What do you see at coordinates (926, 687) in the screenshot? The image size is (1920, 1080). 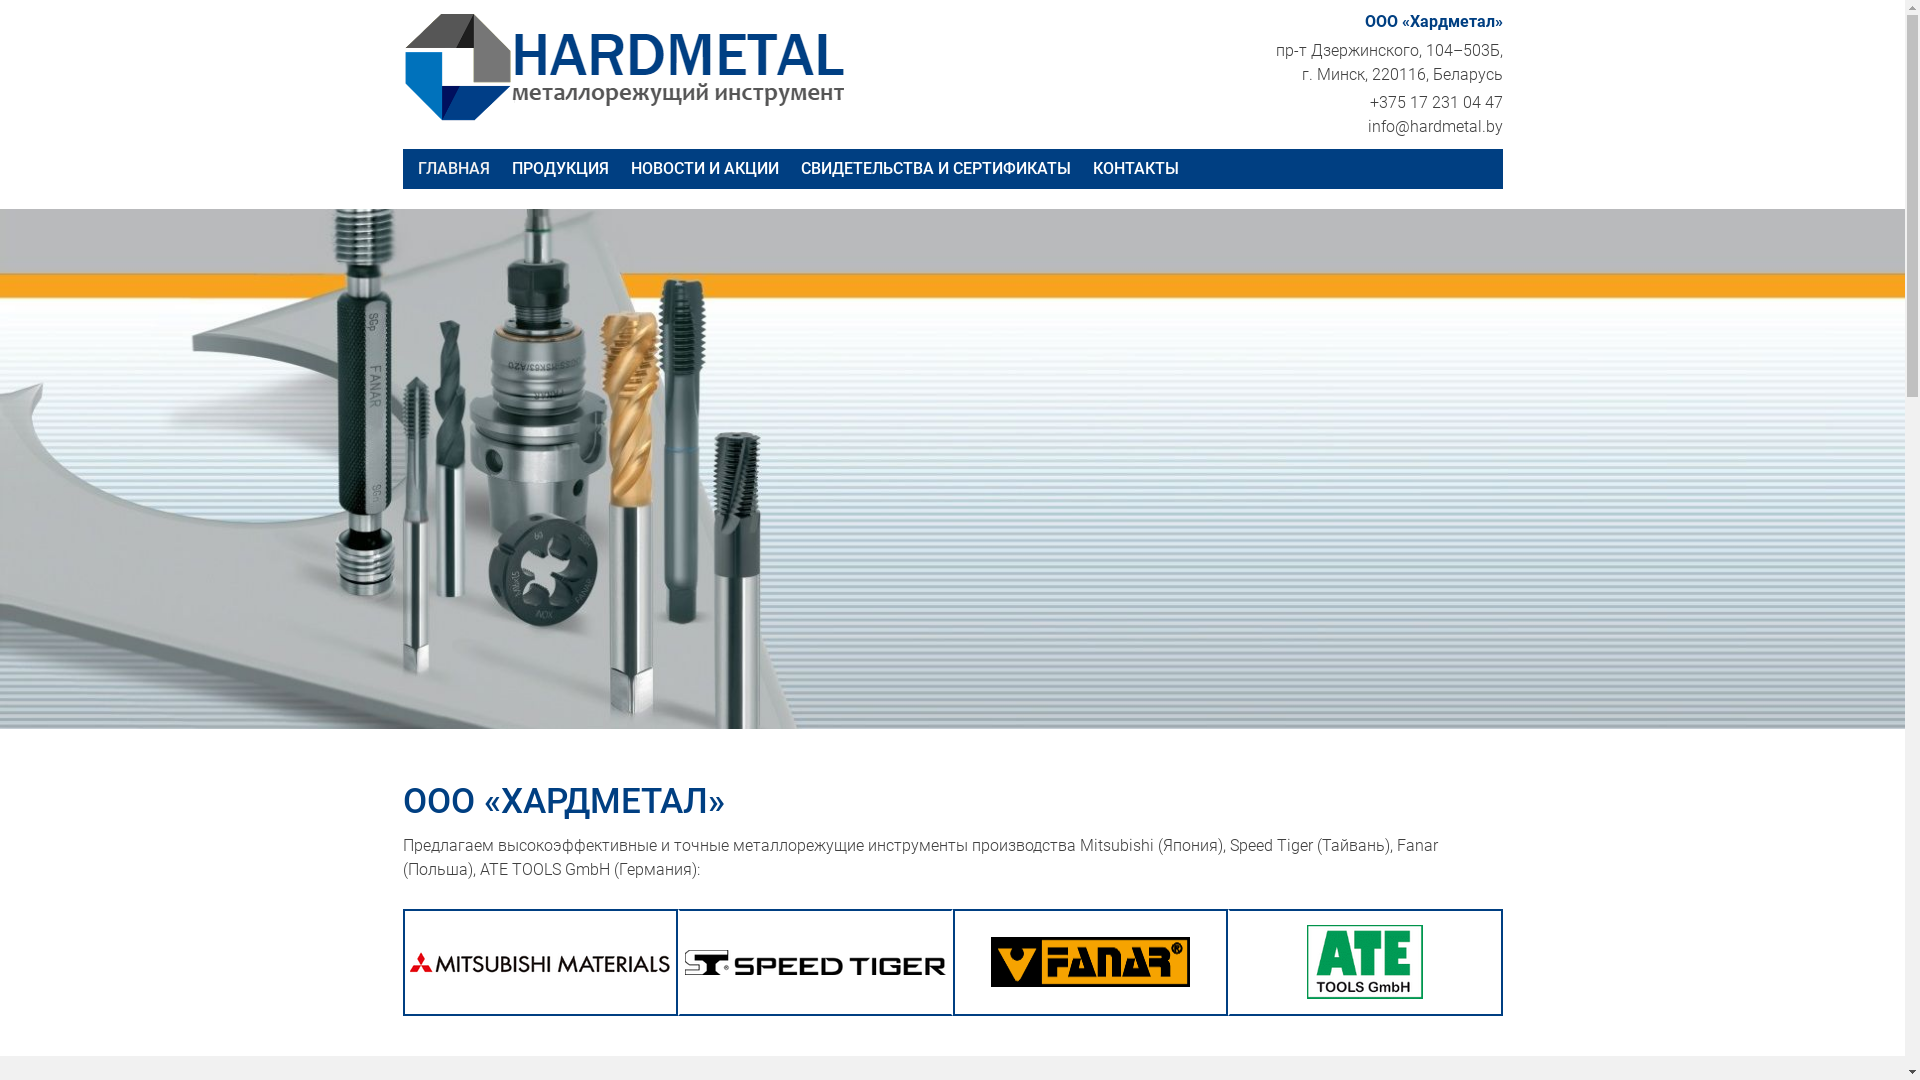 I see `'1'` at bounding box center [926, 687].